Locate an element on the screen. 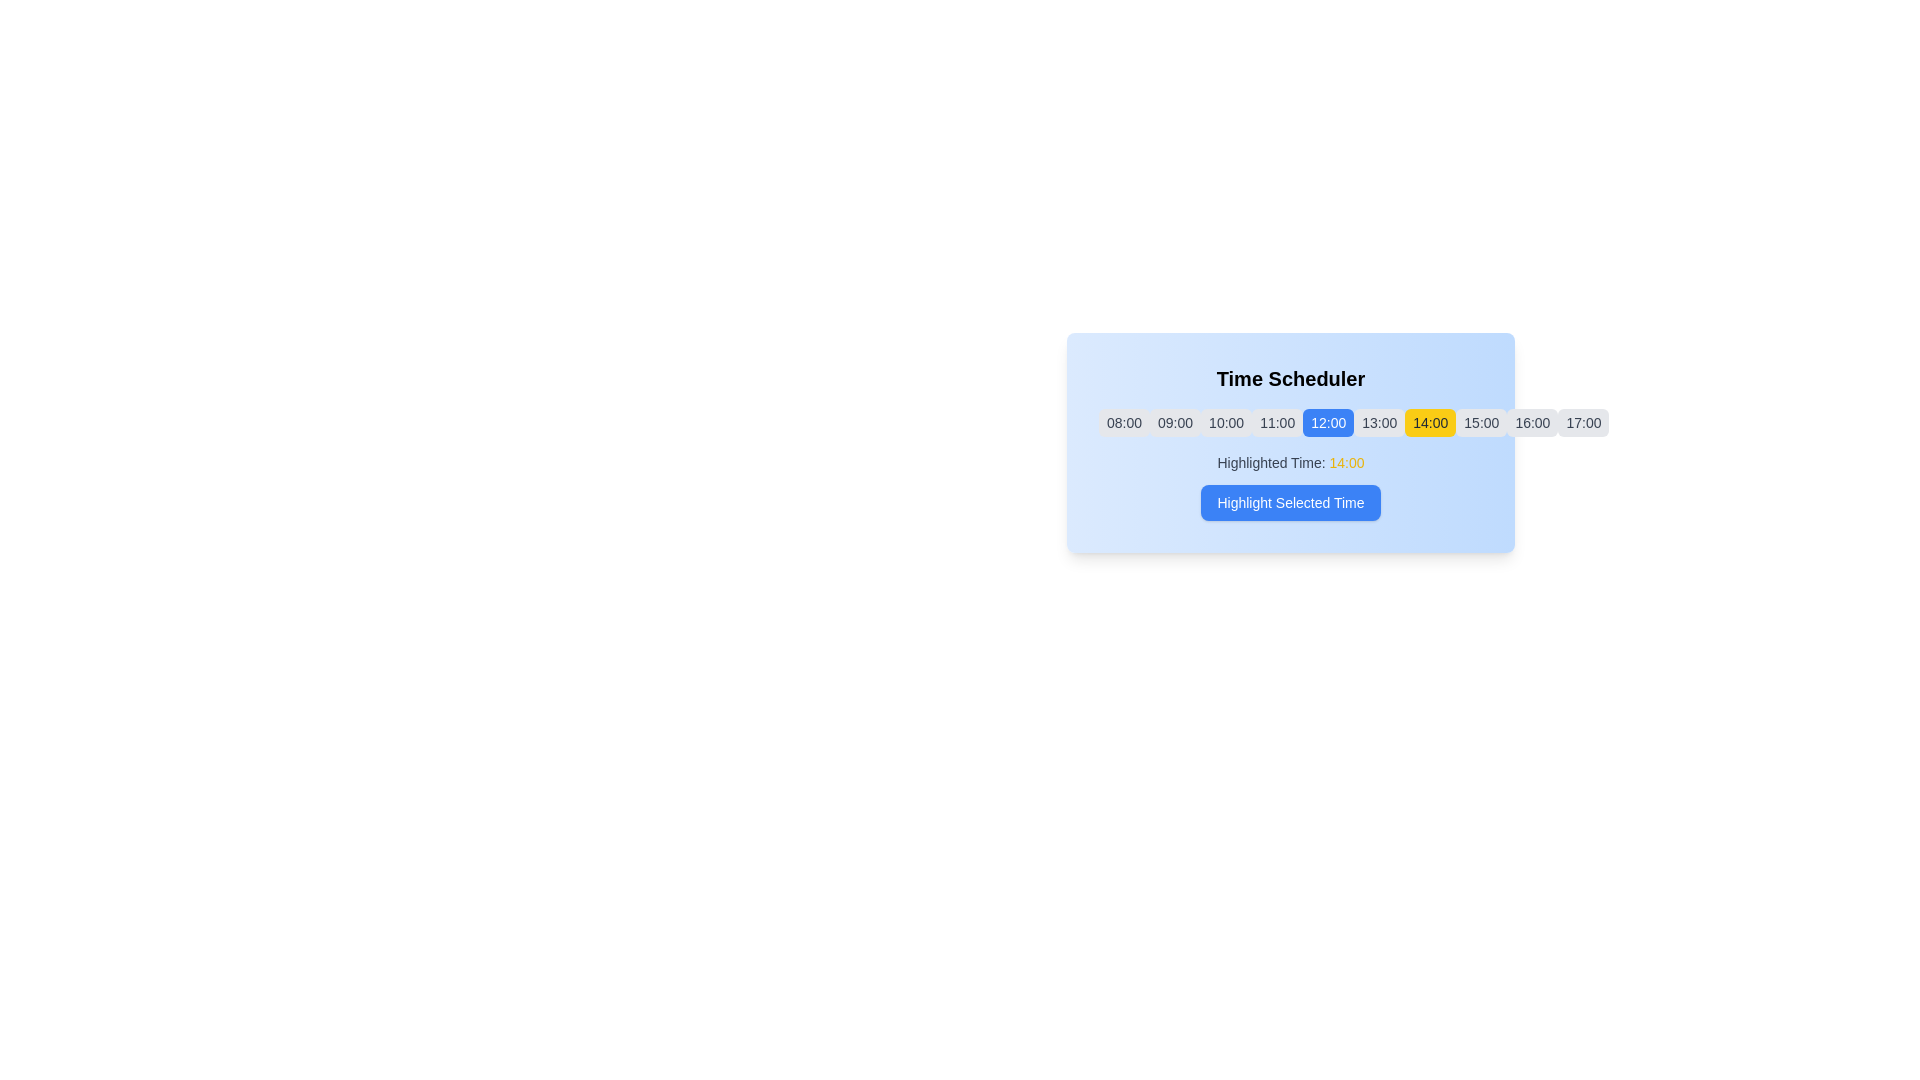 The image size is (1920, 1080). the '13:00' button located in the upper section of the blue 'Time Scheduler' panel is located at coordinates (1378, 422).